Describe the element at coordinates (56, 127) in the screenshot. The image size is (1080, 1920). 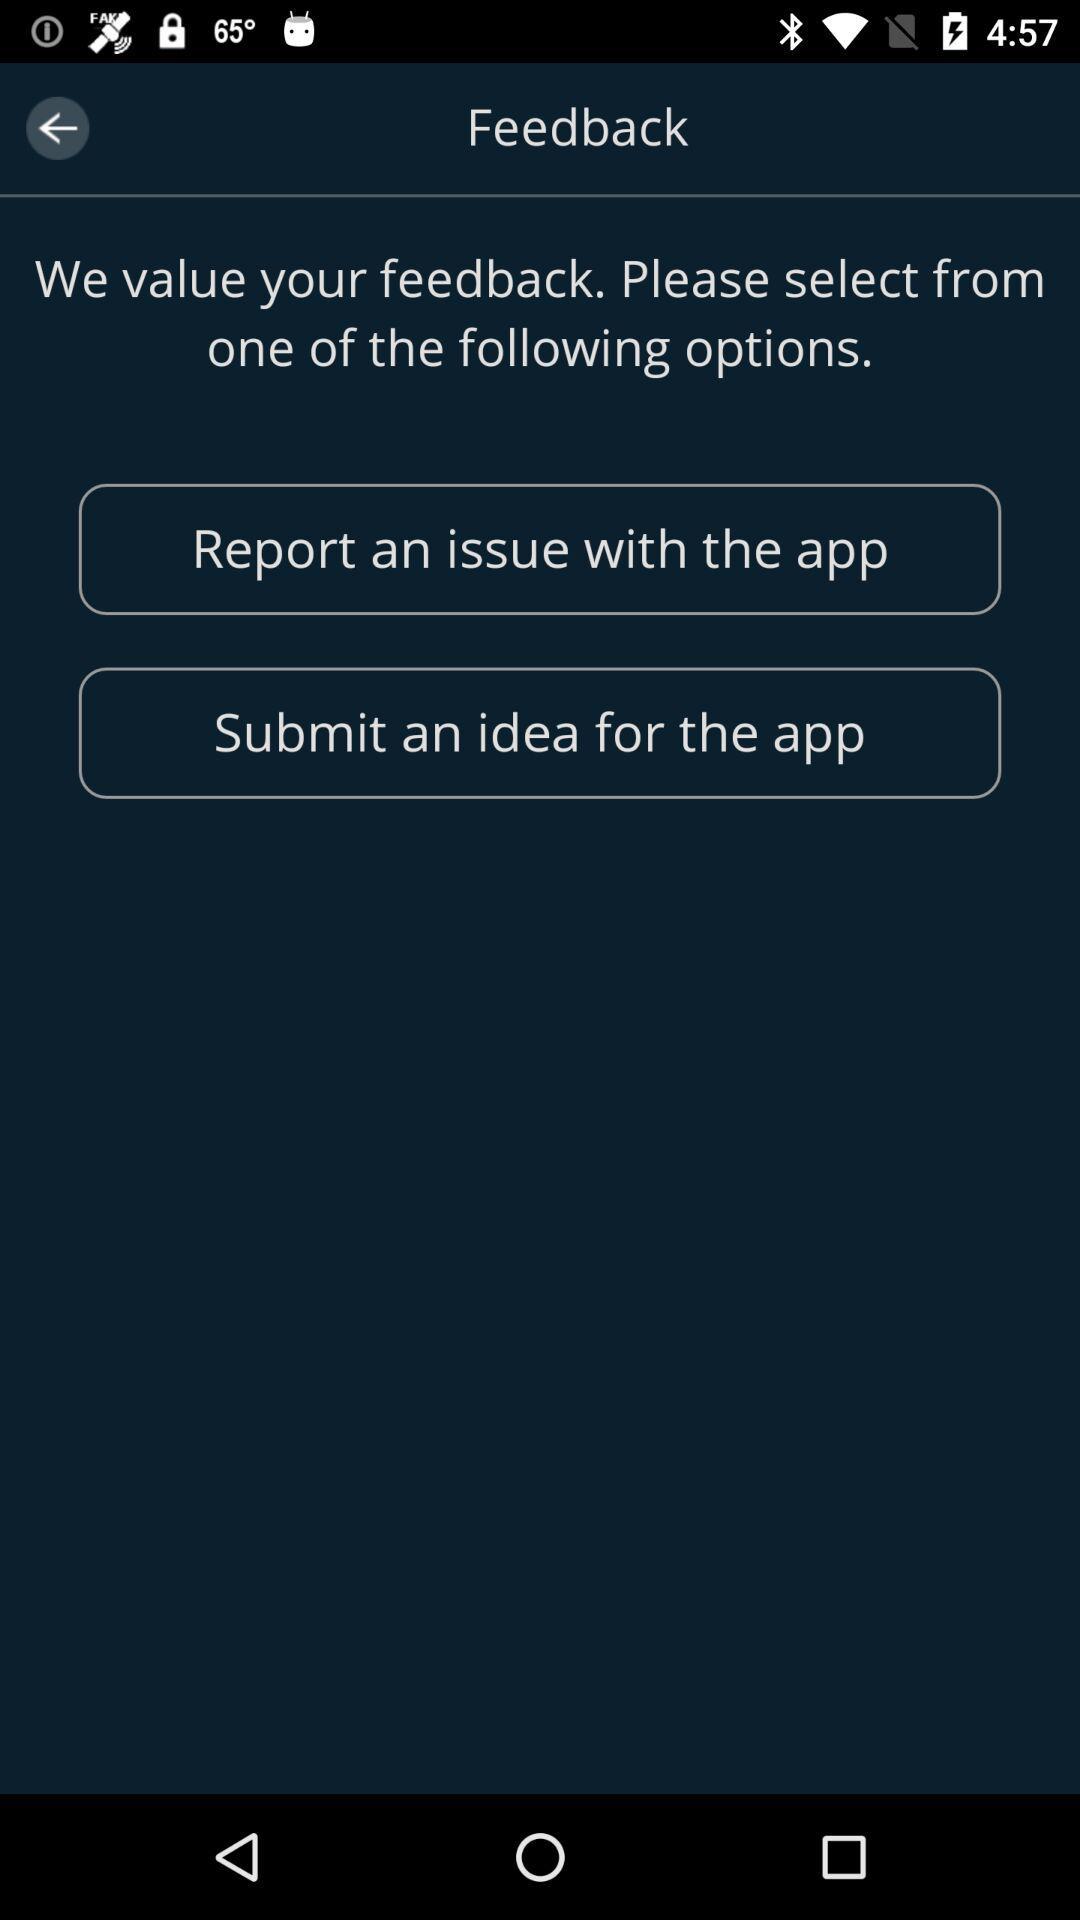
I see `the arrow_backward icon` at that location.